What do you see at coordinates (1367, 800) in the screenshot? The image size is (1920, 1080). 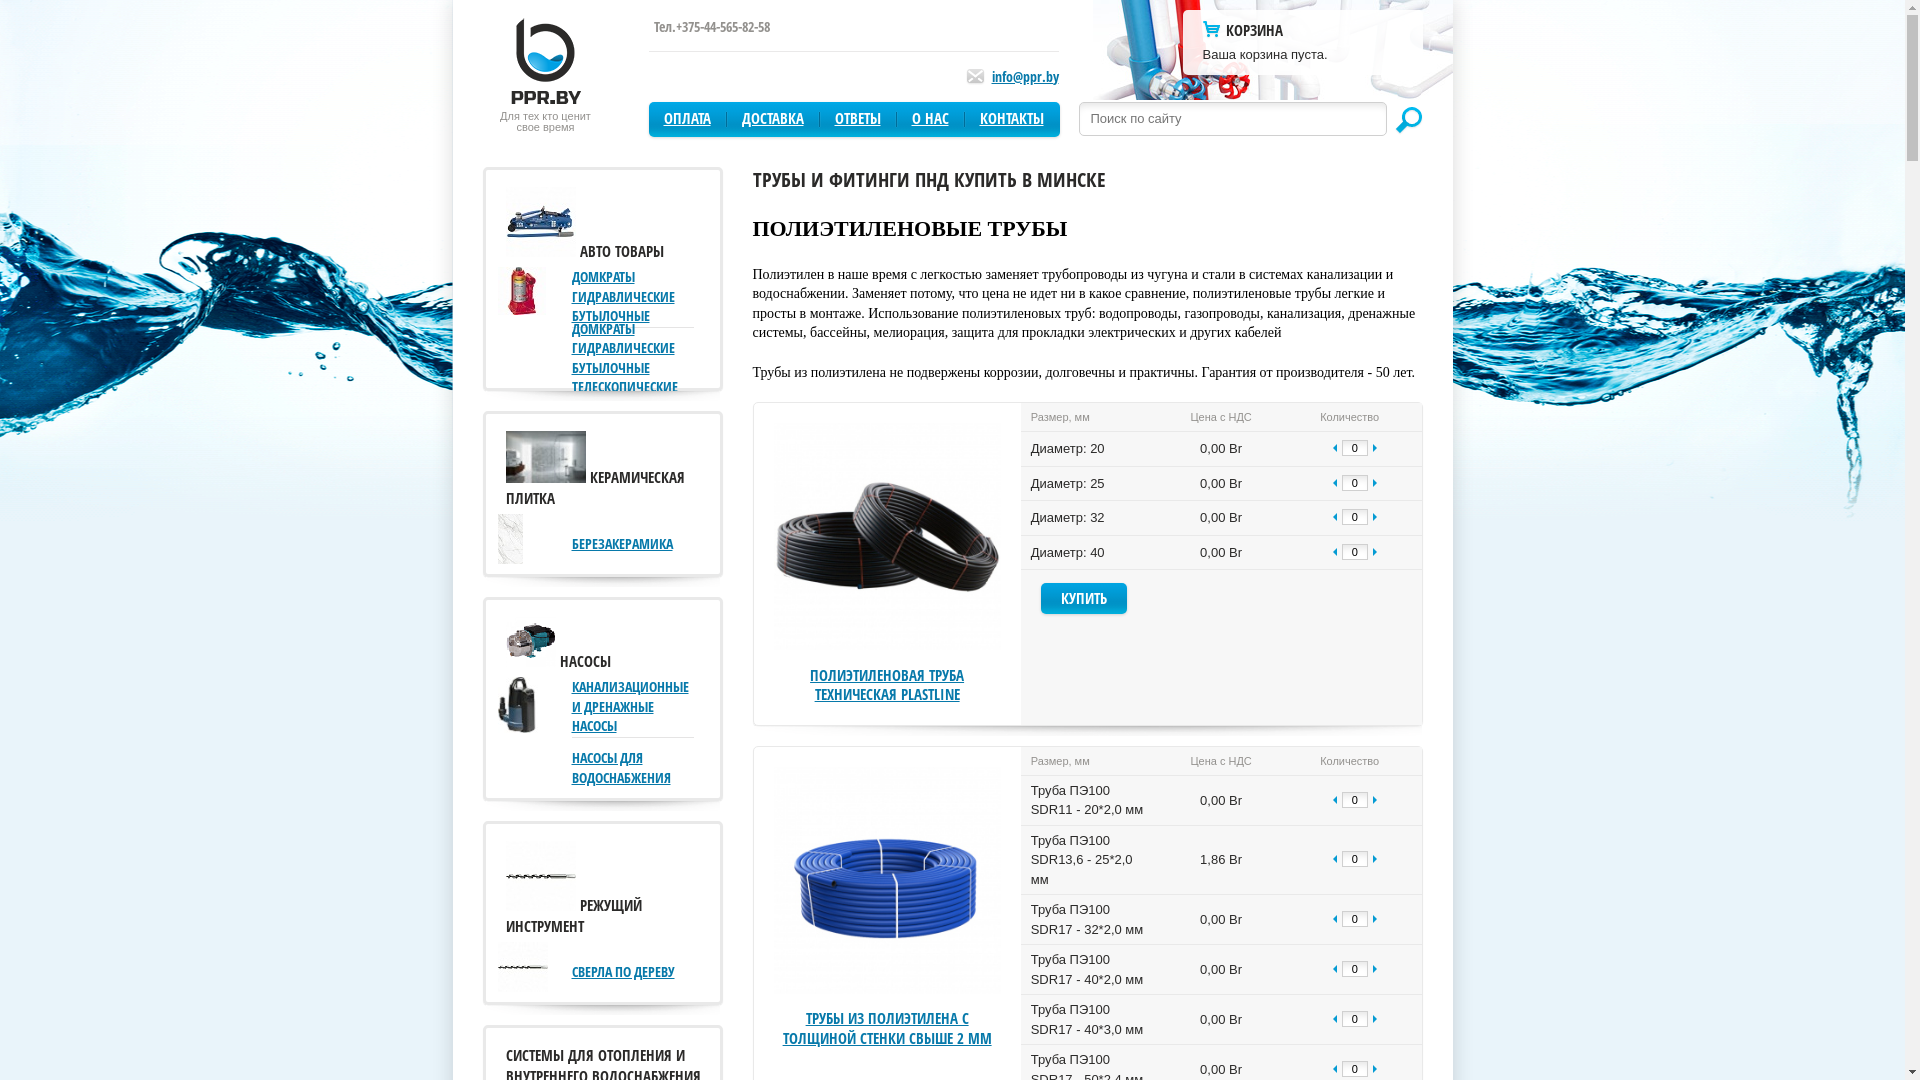 I see `'+'` at bounding box center [1367, 800].